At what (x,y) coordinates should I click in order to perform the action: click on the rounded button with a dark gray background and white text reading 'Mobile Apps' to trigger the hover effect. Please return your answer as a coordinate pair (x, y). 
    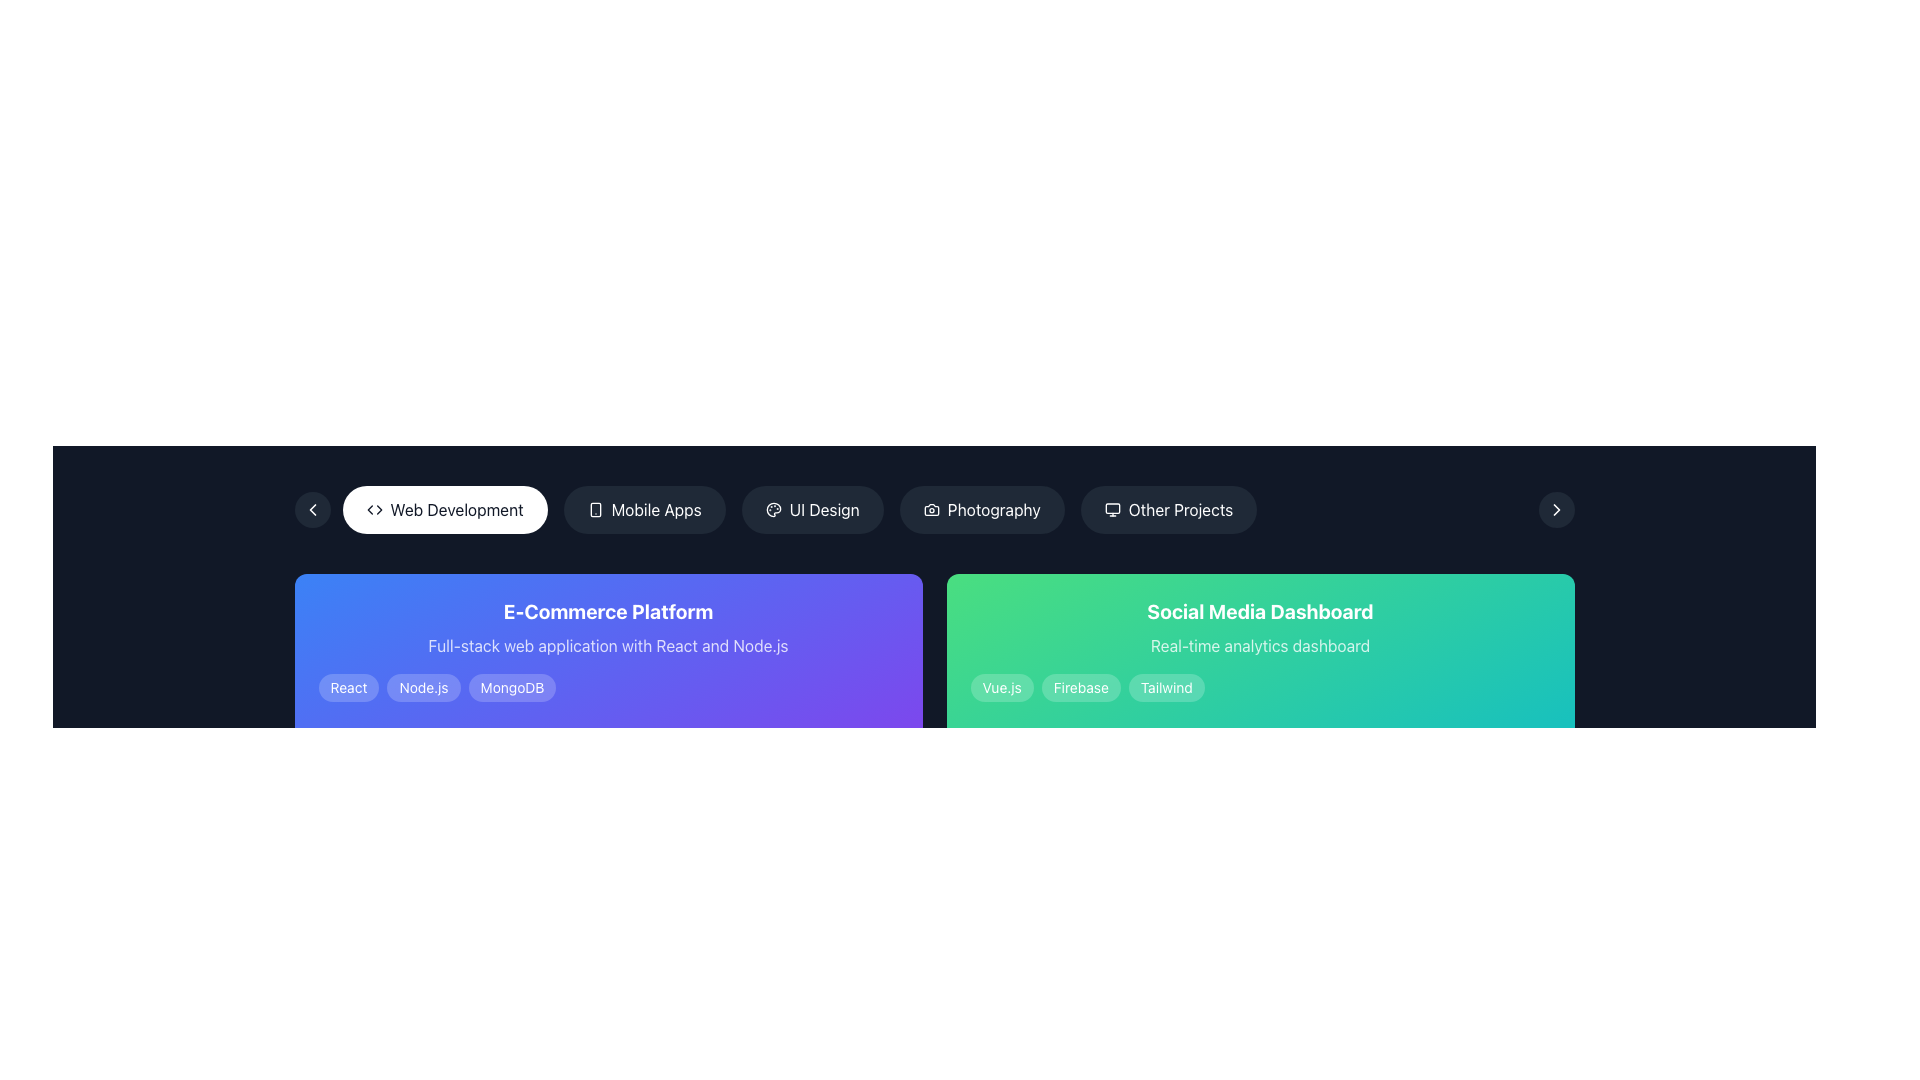
    Looking at the image, I should click on (644, 508).